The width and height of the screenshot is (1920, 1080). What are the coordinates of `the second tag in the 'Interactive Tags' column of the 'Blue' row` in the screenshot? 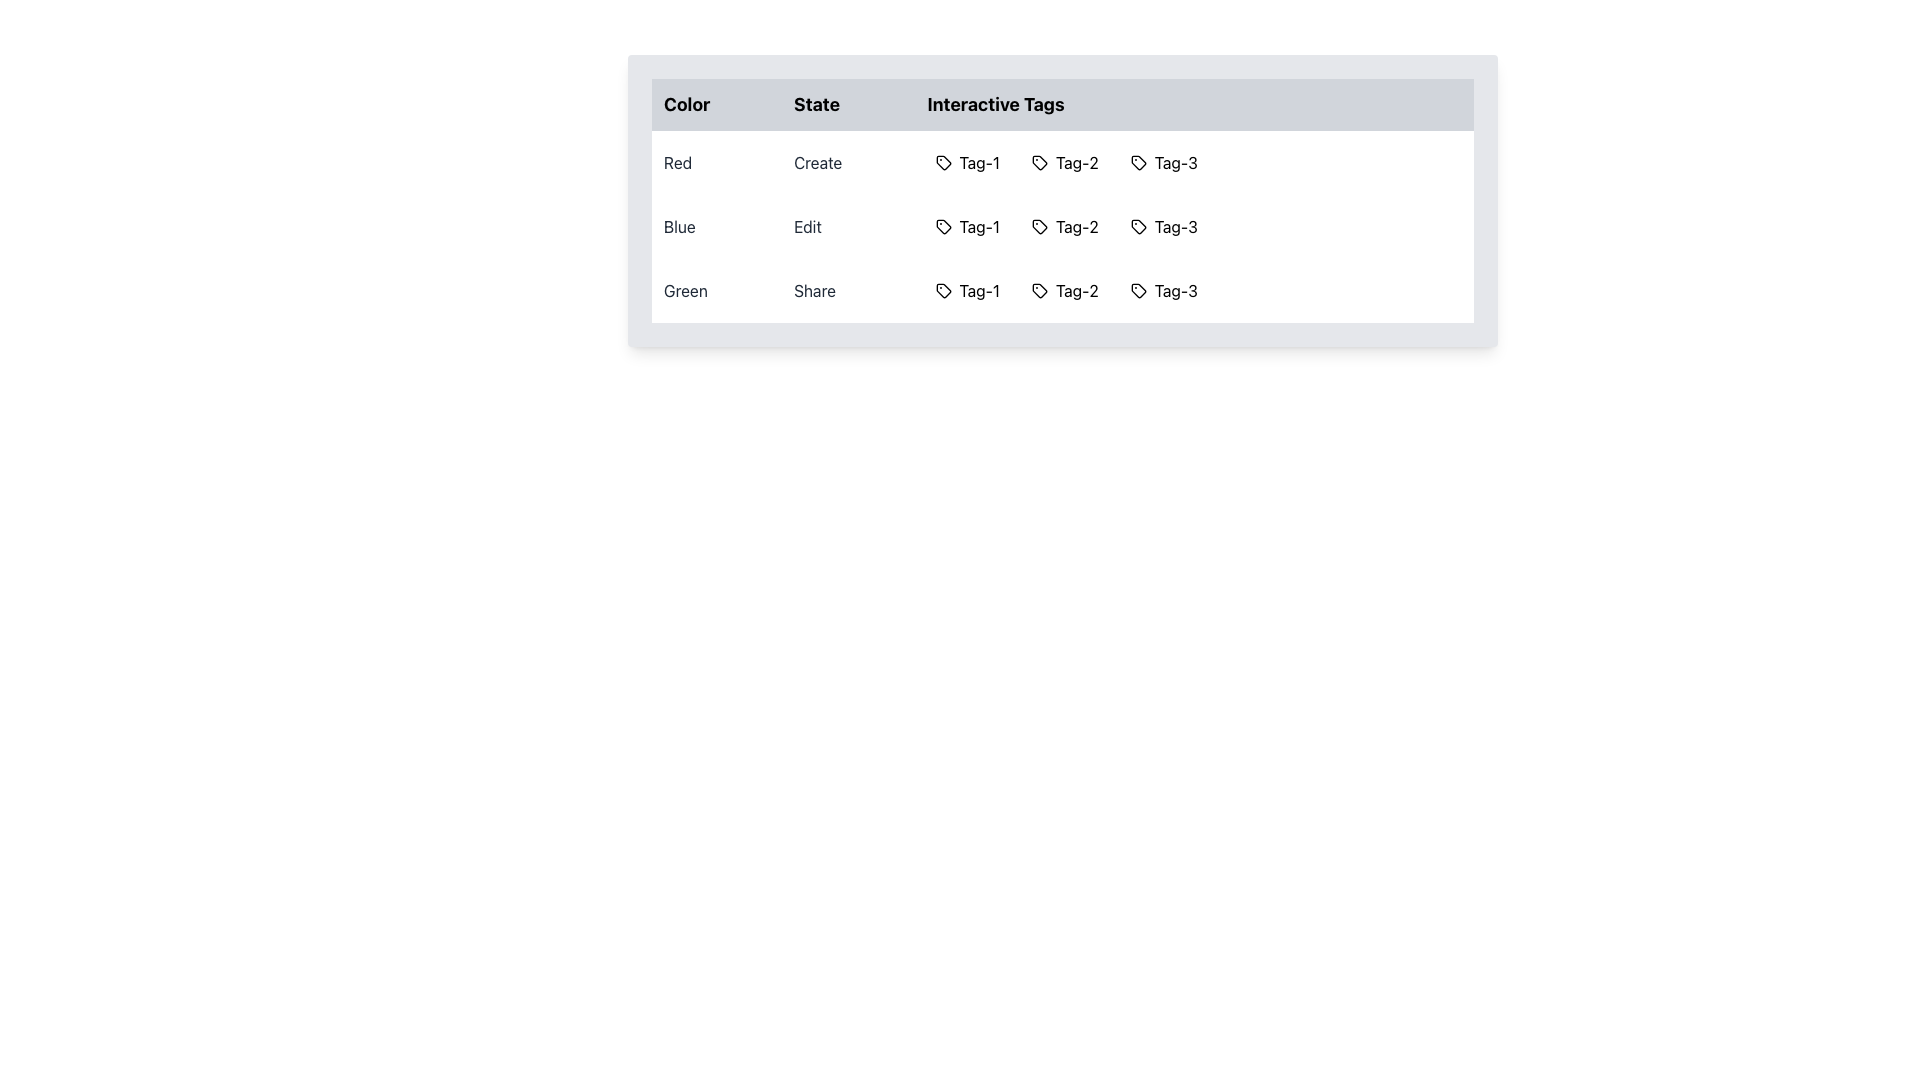 It's located at (1064, 226).